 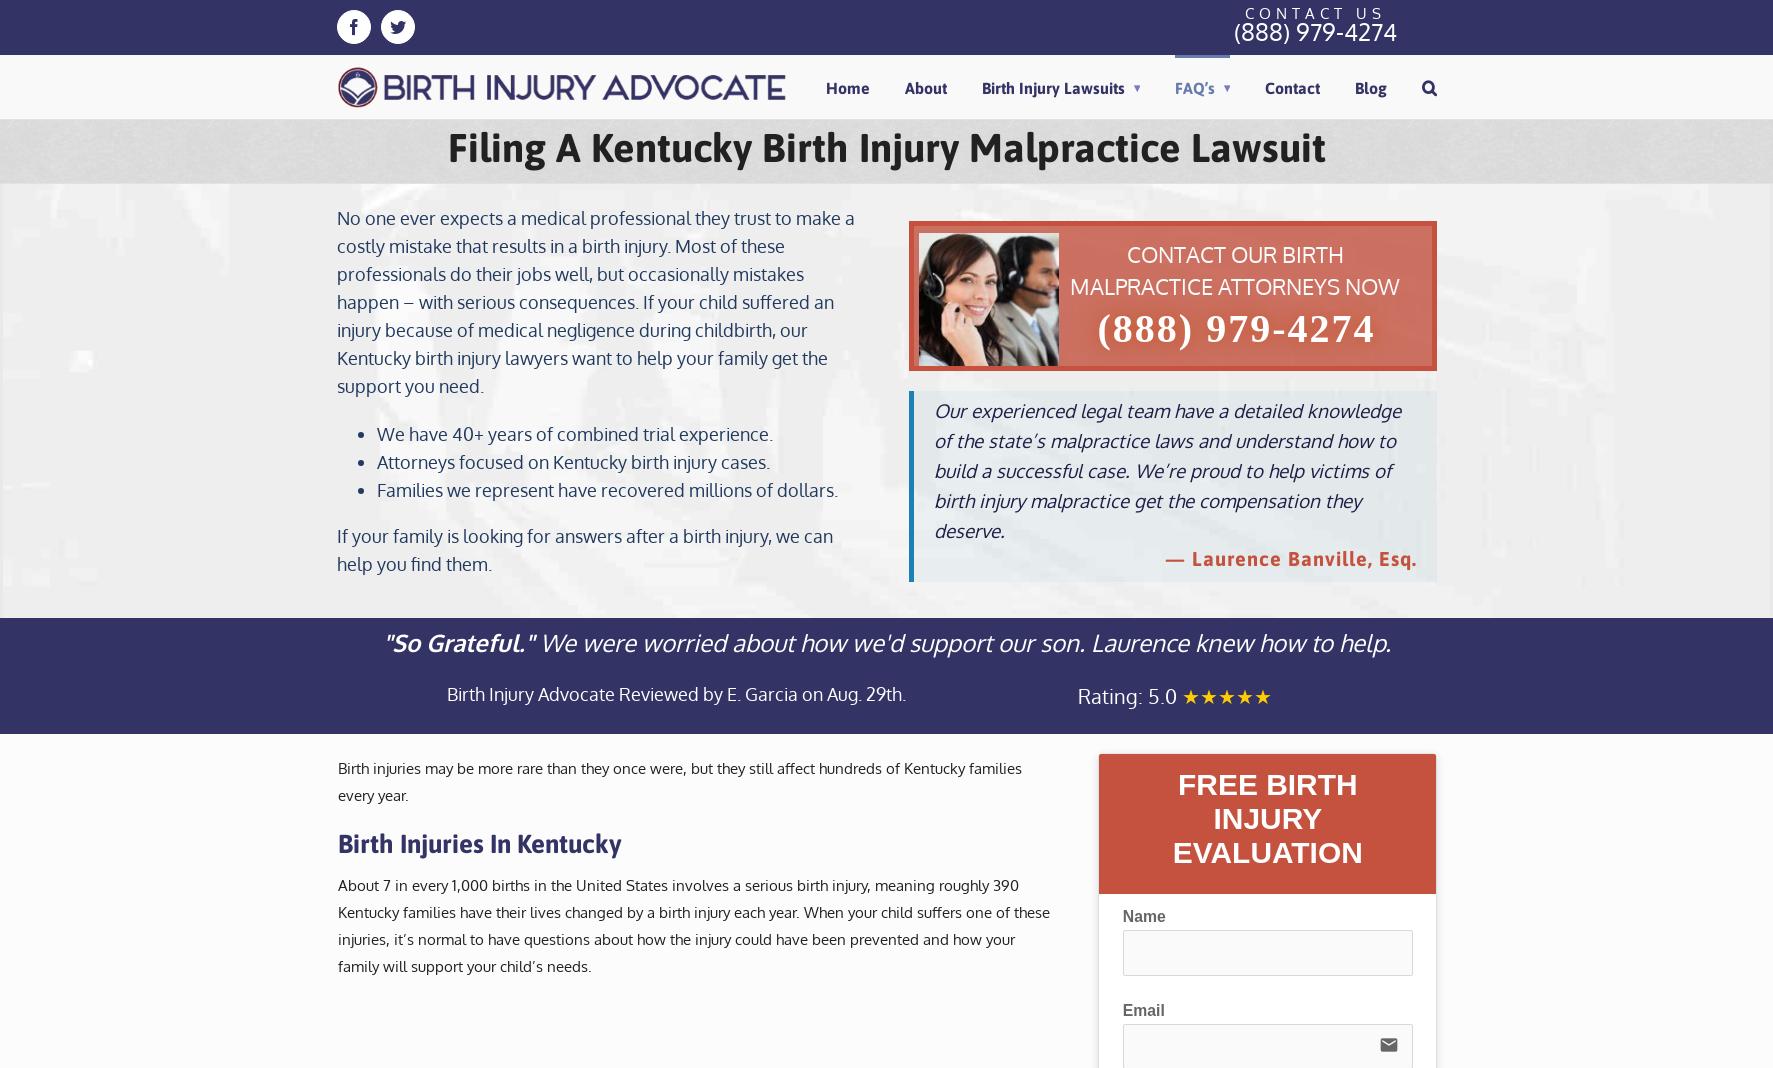 What do you see at coordinates (862, 693) in the screenshot?
I see `'Aug. 29th'` at bounding box center [862, 693].